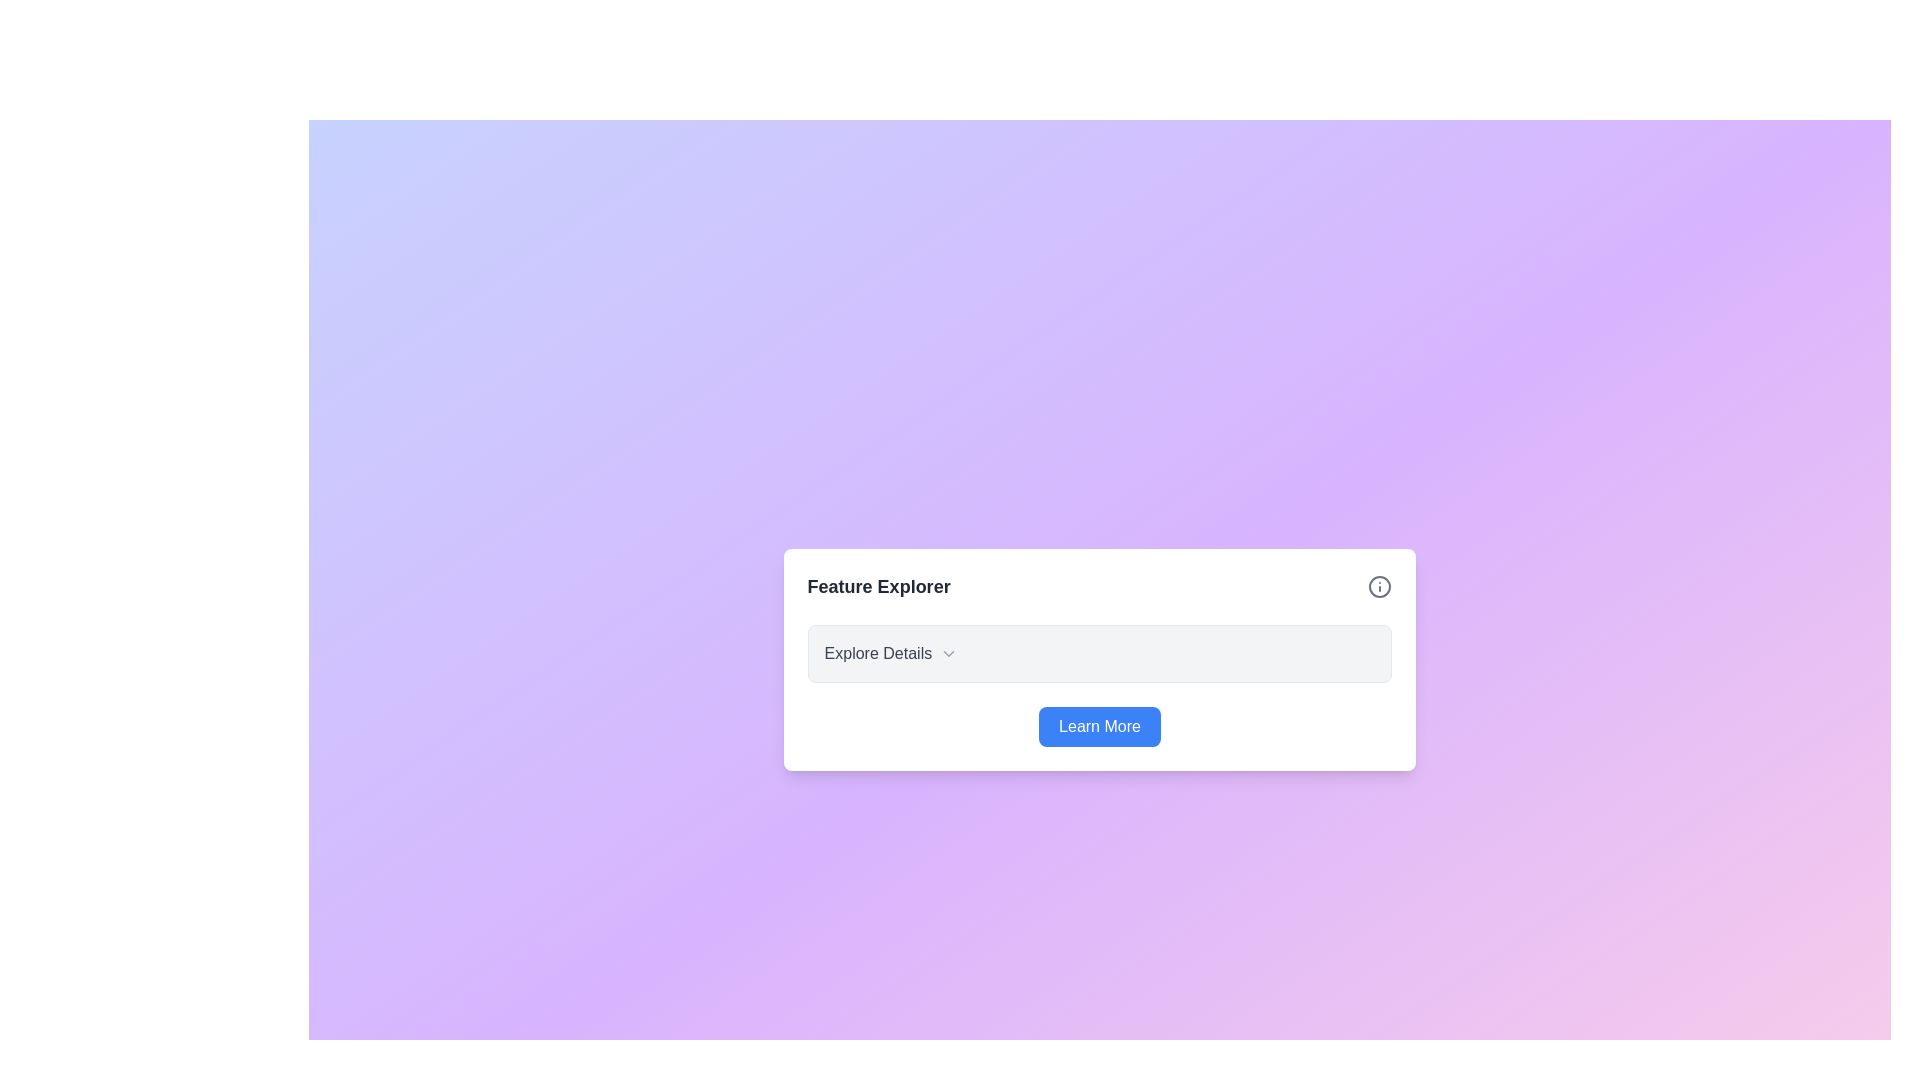 Image resolution: width=1920 pixels, height=1080 pixels. I want to click on the text 'Feature Explorer' for copying by clicking on it, so click(879, 585).